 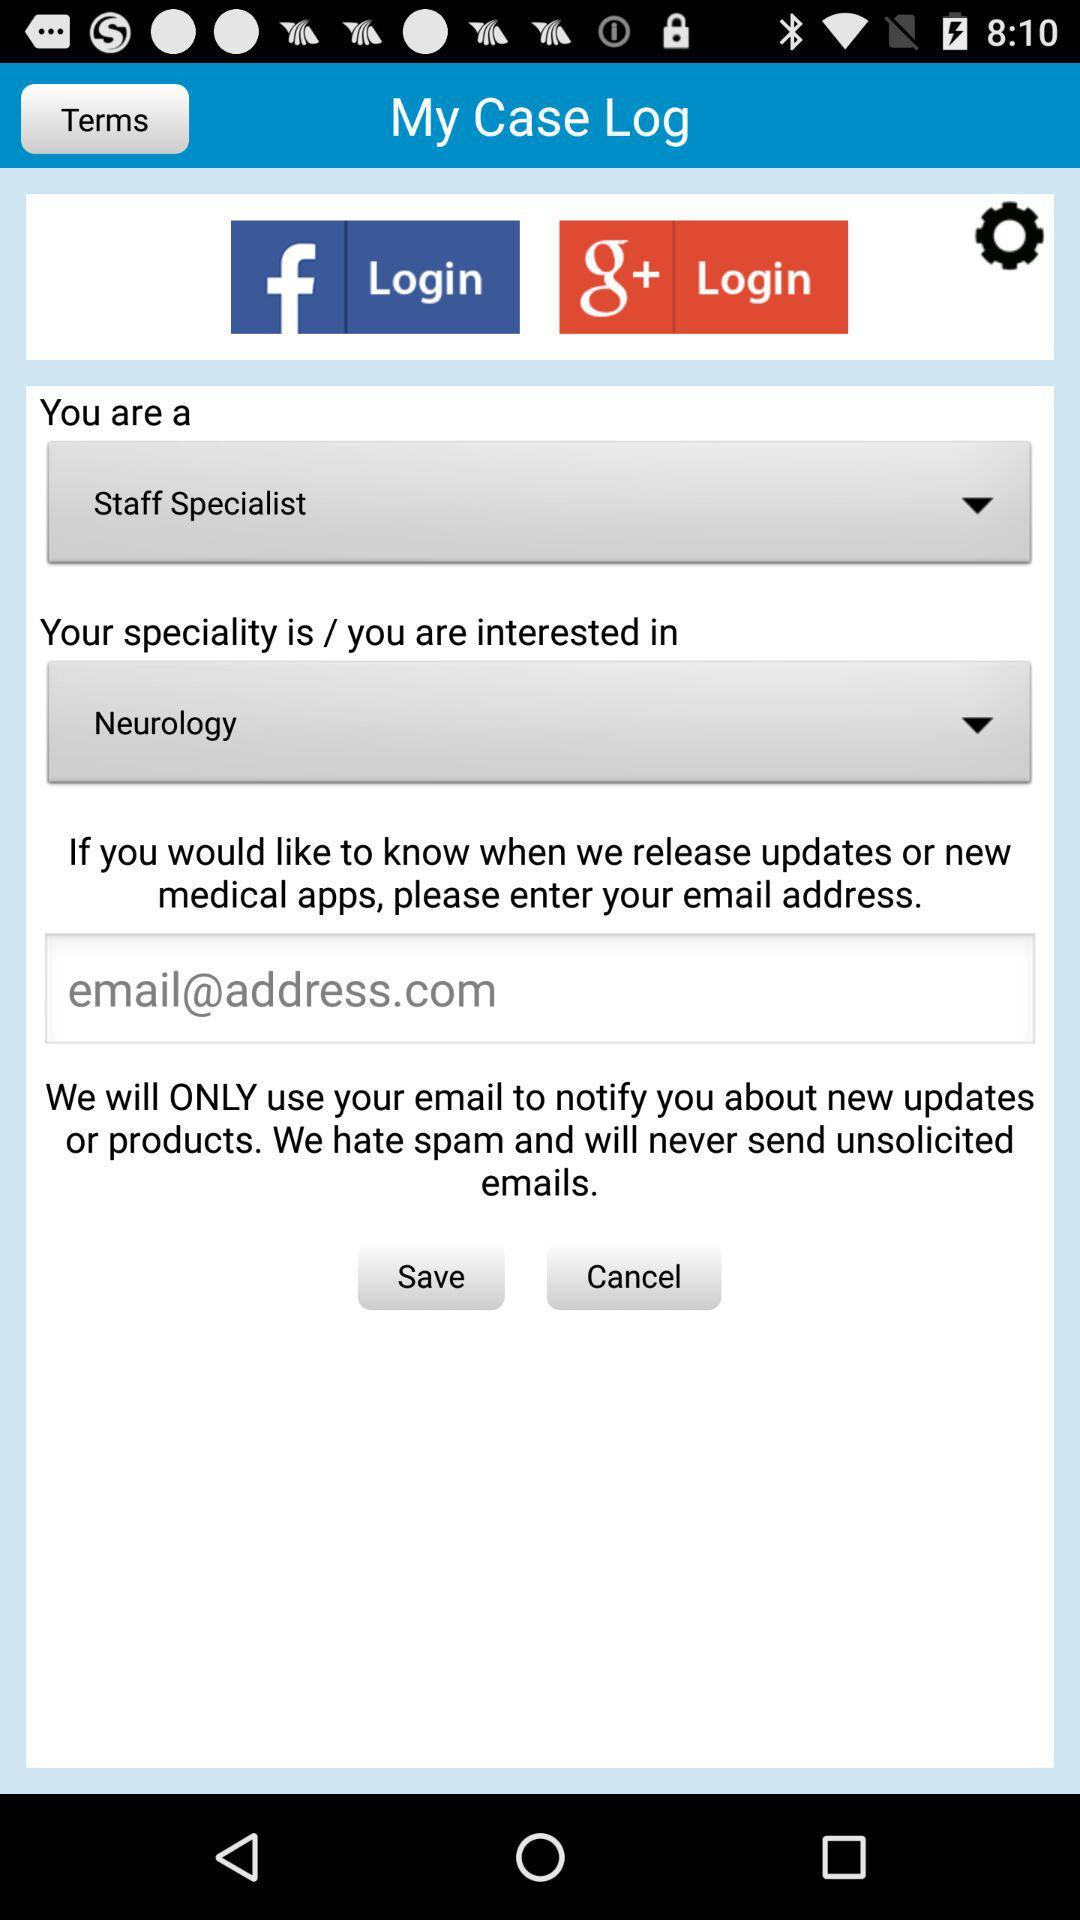 What do you see at coordinates (540, 994) in the screenshot?
I see `email pages` at bounding box center [540, 994].